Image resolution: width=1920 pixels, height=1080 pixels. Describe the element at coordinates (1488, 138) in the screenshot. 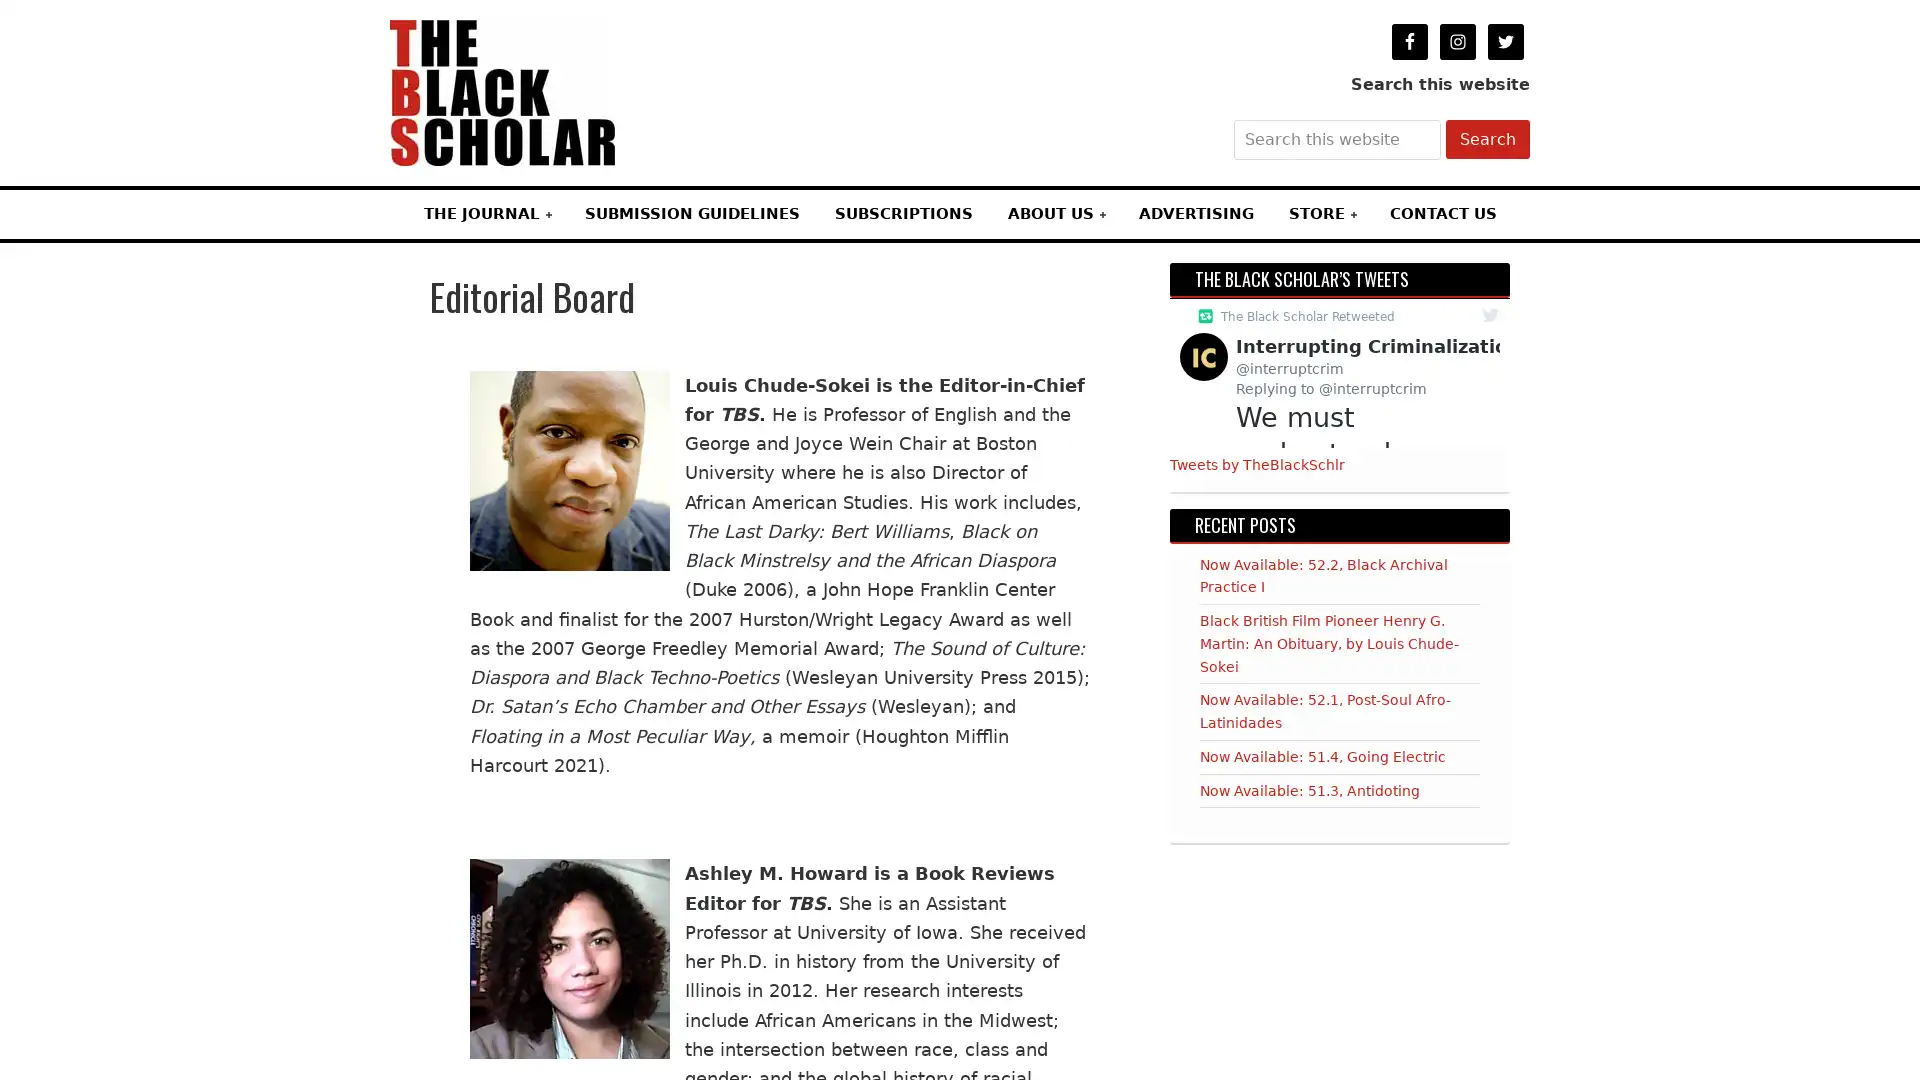

I see `Search` at that location.